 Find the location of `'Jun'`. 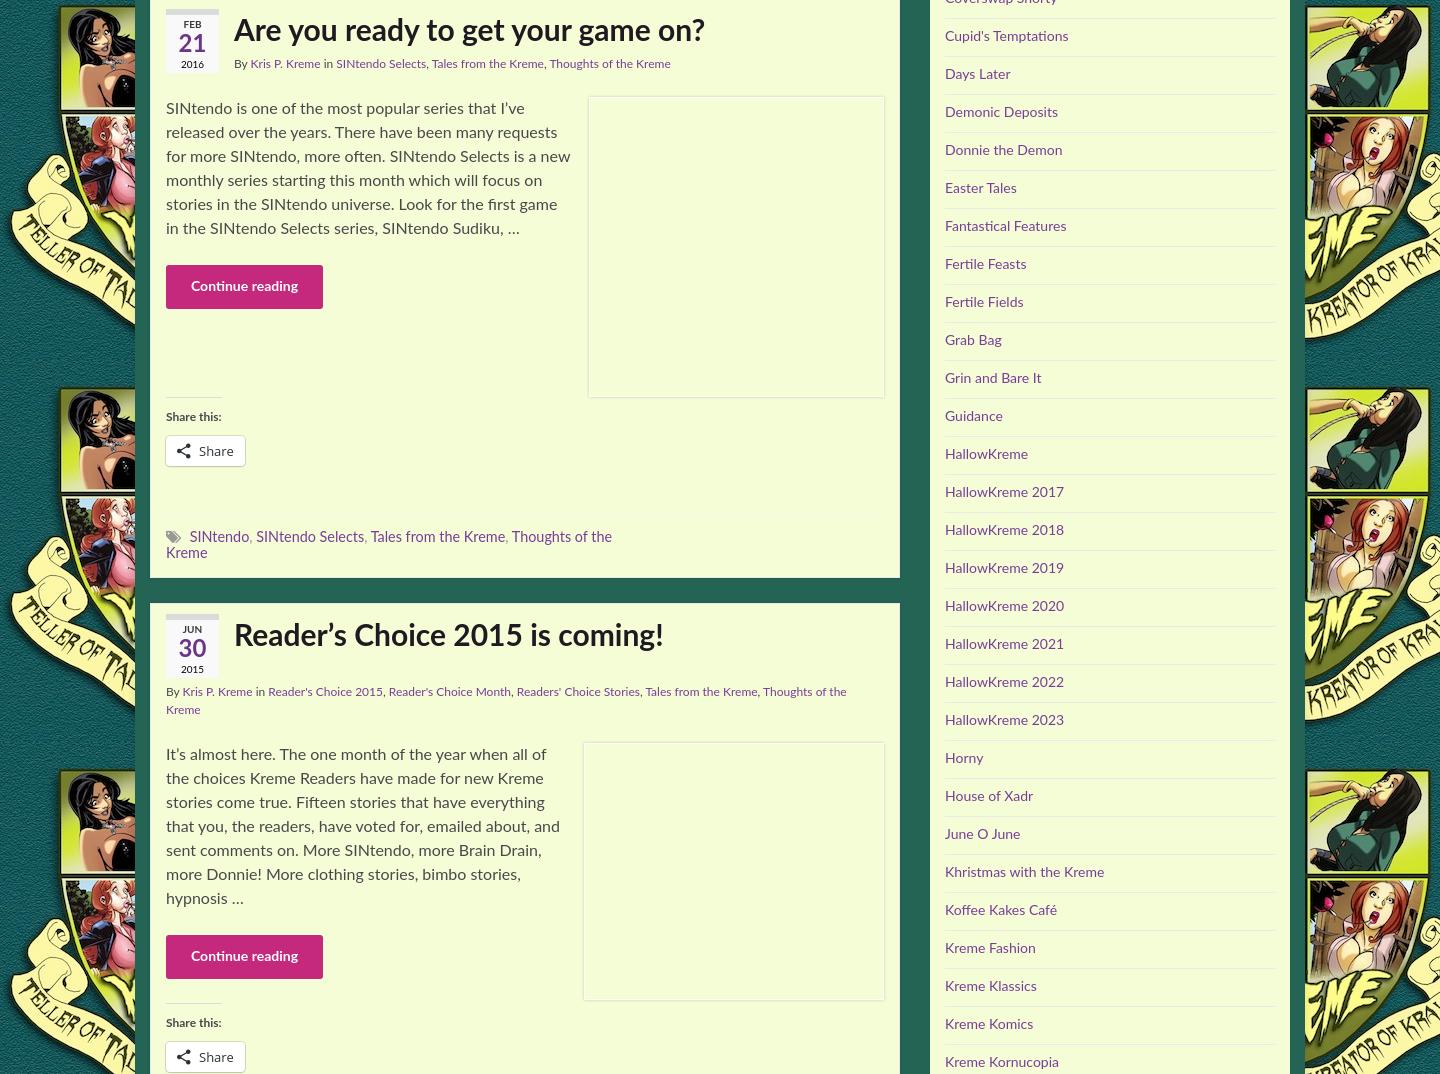

'Jun' is located at coordinates (191, 630).